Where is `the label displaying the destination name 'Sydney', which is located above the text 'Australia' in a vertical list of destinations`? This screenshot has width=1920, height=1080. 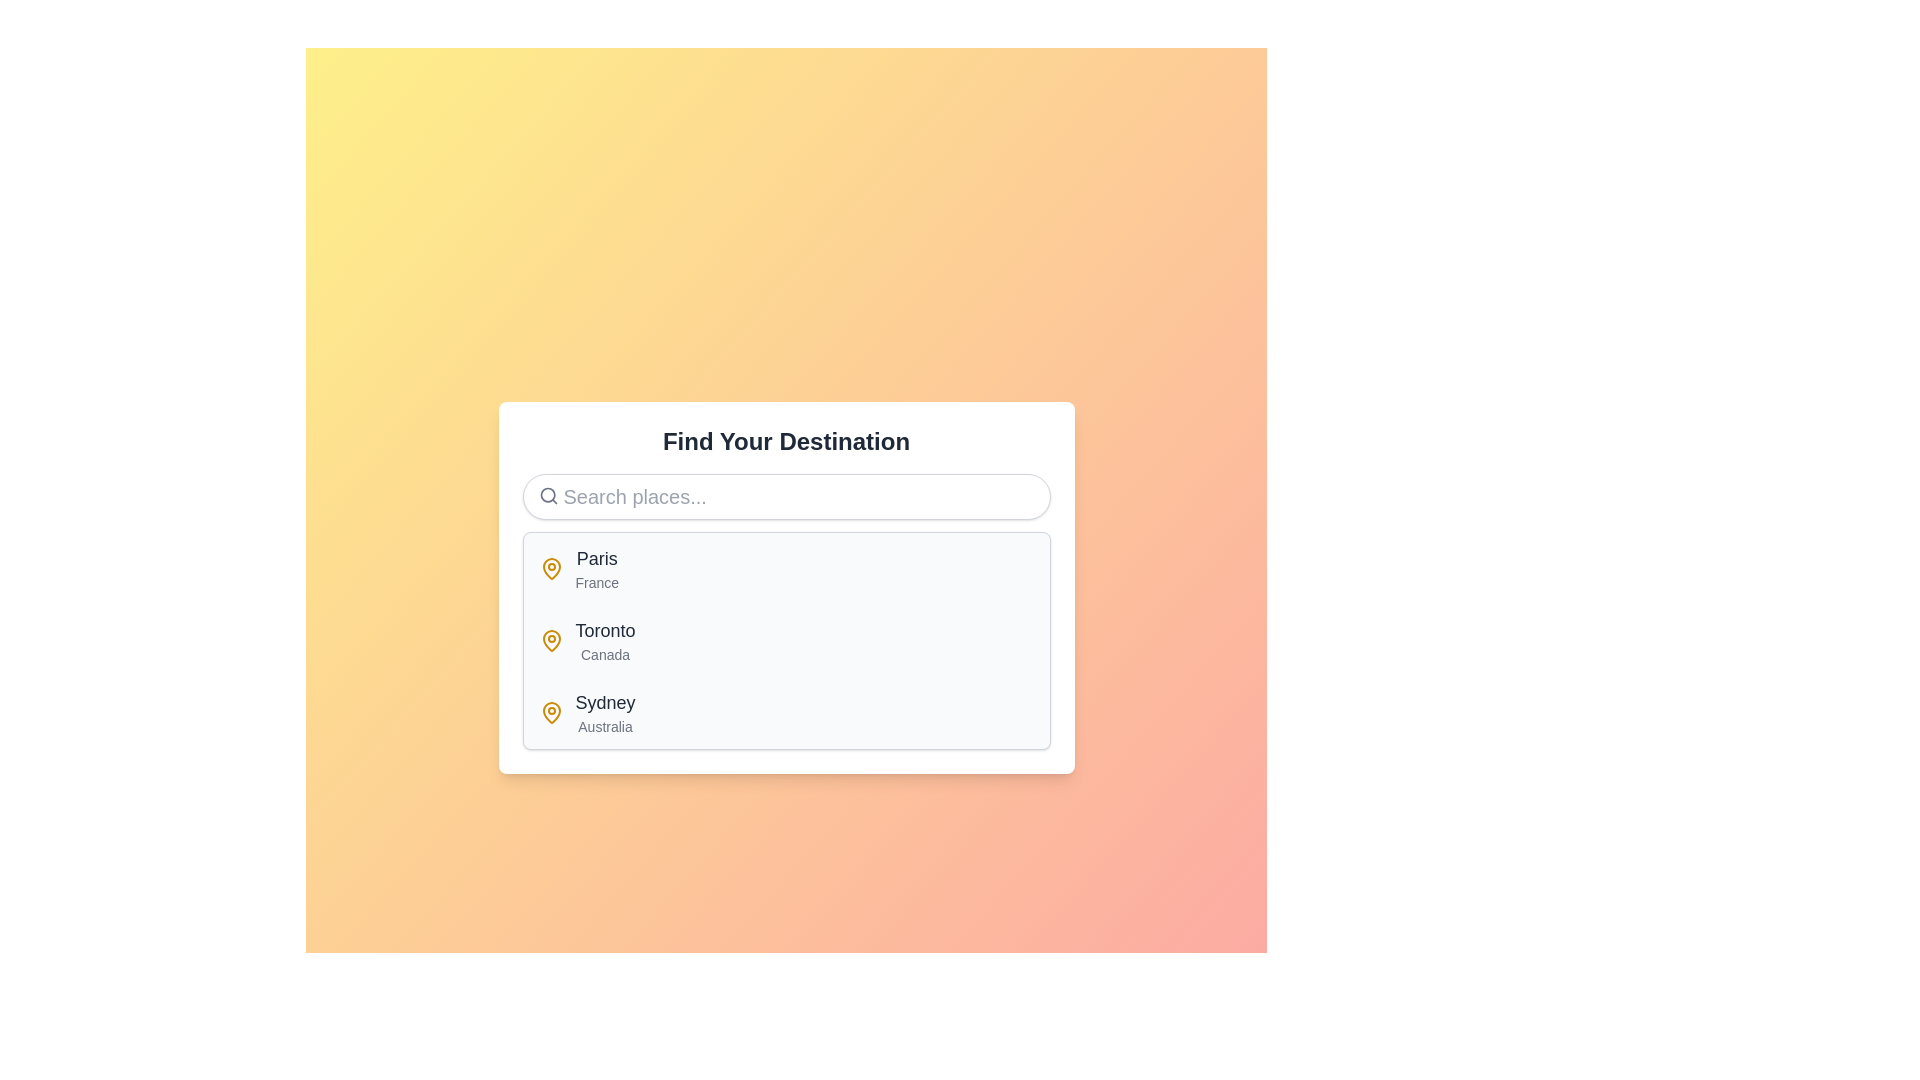
the label displaying the destination name 'Sydney', which is located above the text 'Australia' in a vertical list of destinations is located at coordinates (604, 701).